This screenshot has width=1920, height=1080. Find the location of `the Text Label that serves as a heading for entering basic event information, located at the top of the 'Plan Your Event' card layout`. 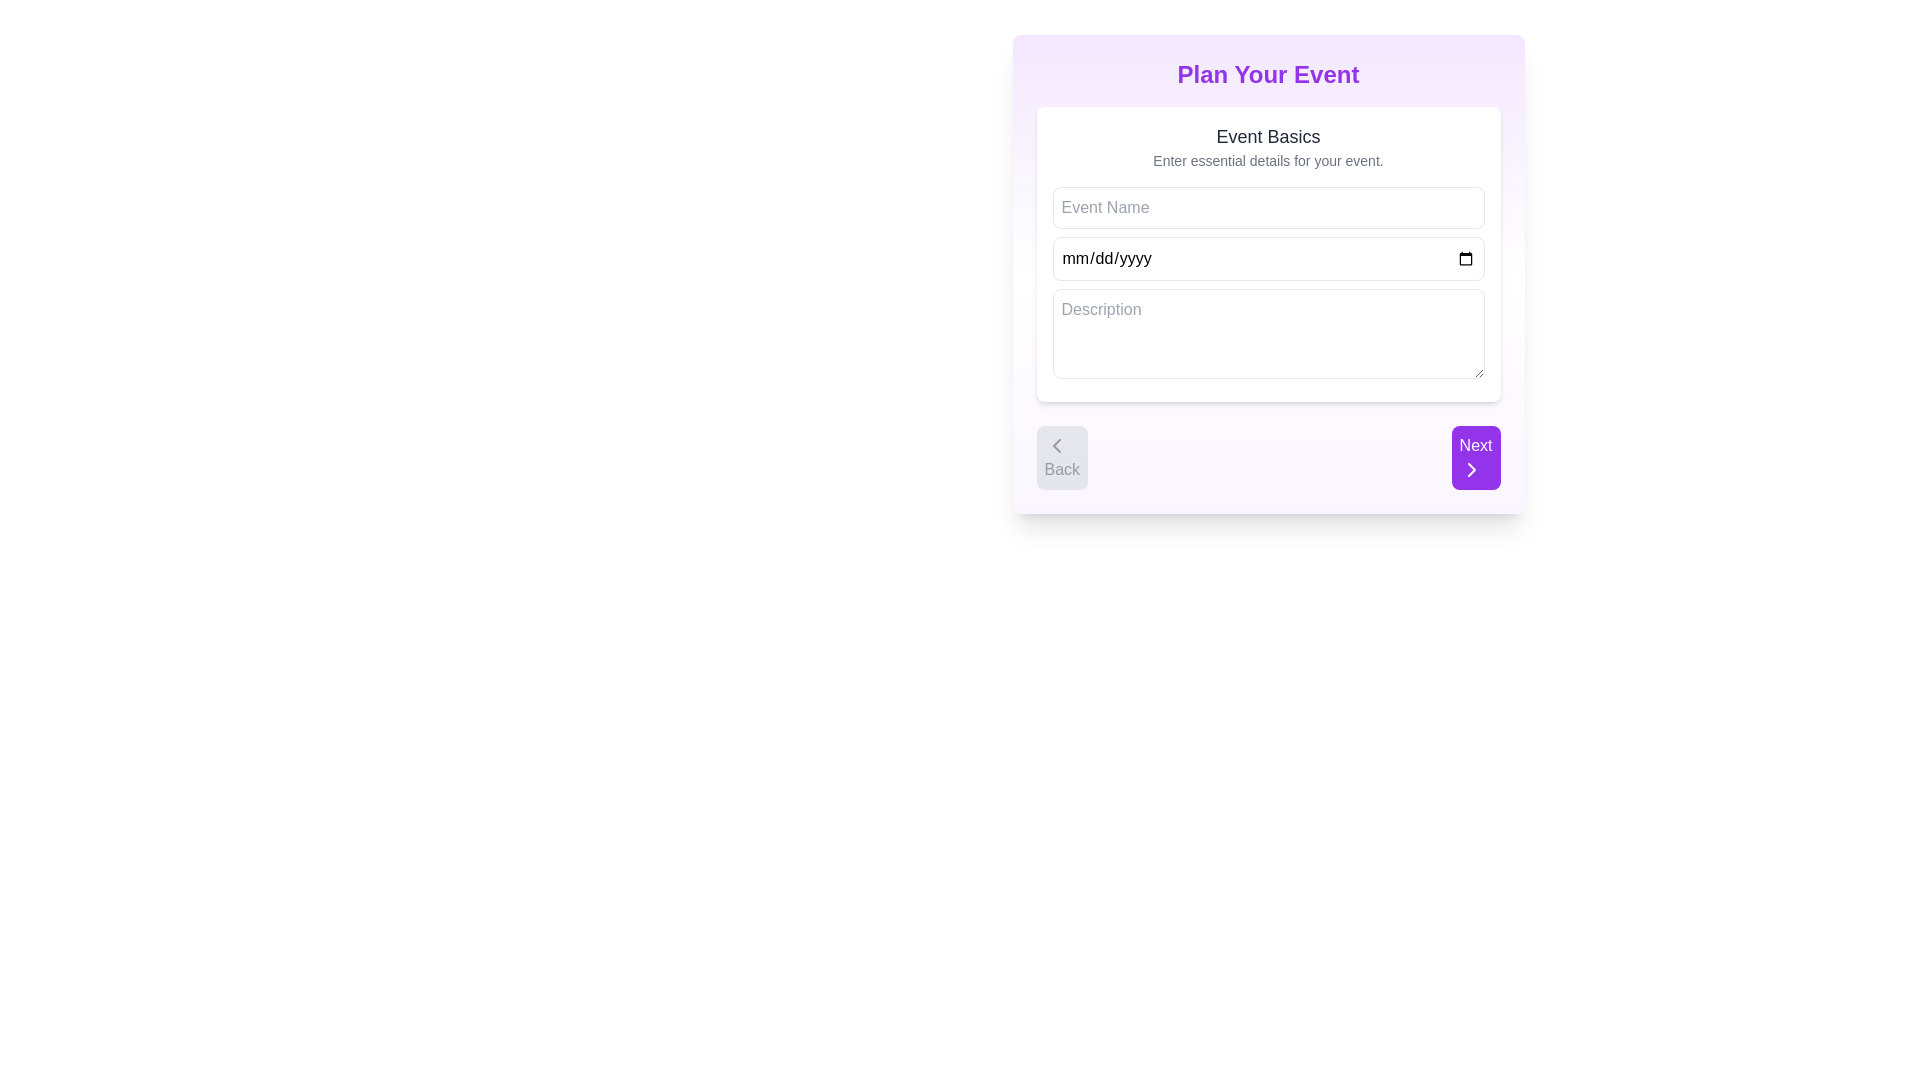

the Text Label that serves as a heading for entering basic event information, located at the top of the 'Plan Your Event' card layout is located at coordinates (1267, 136).